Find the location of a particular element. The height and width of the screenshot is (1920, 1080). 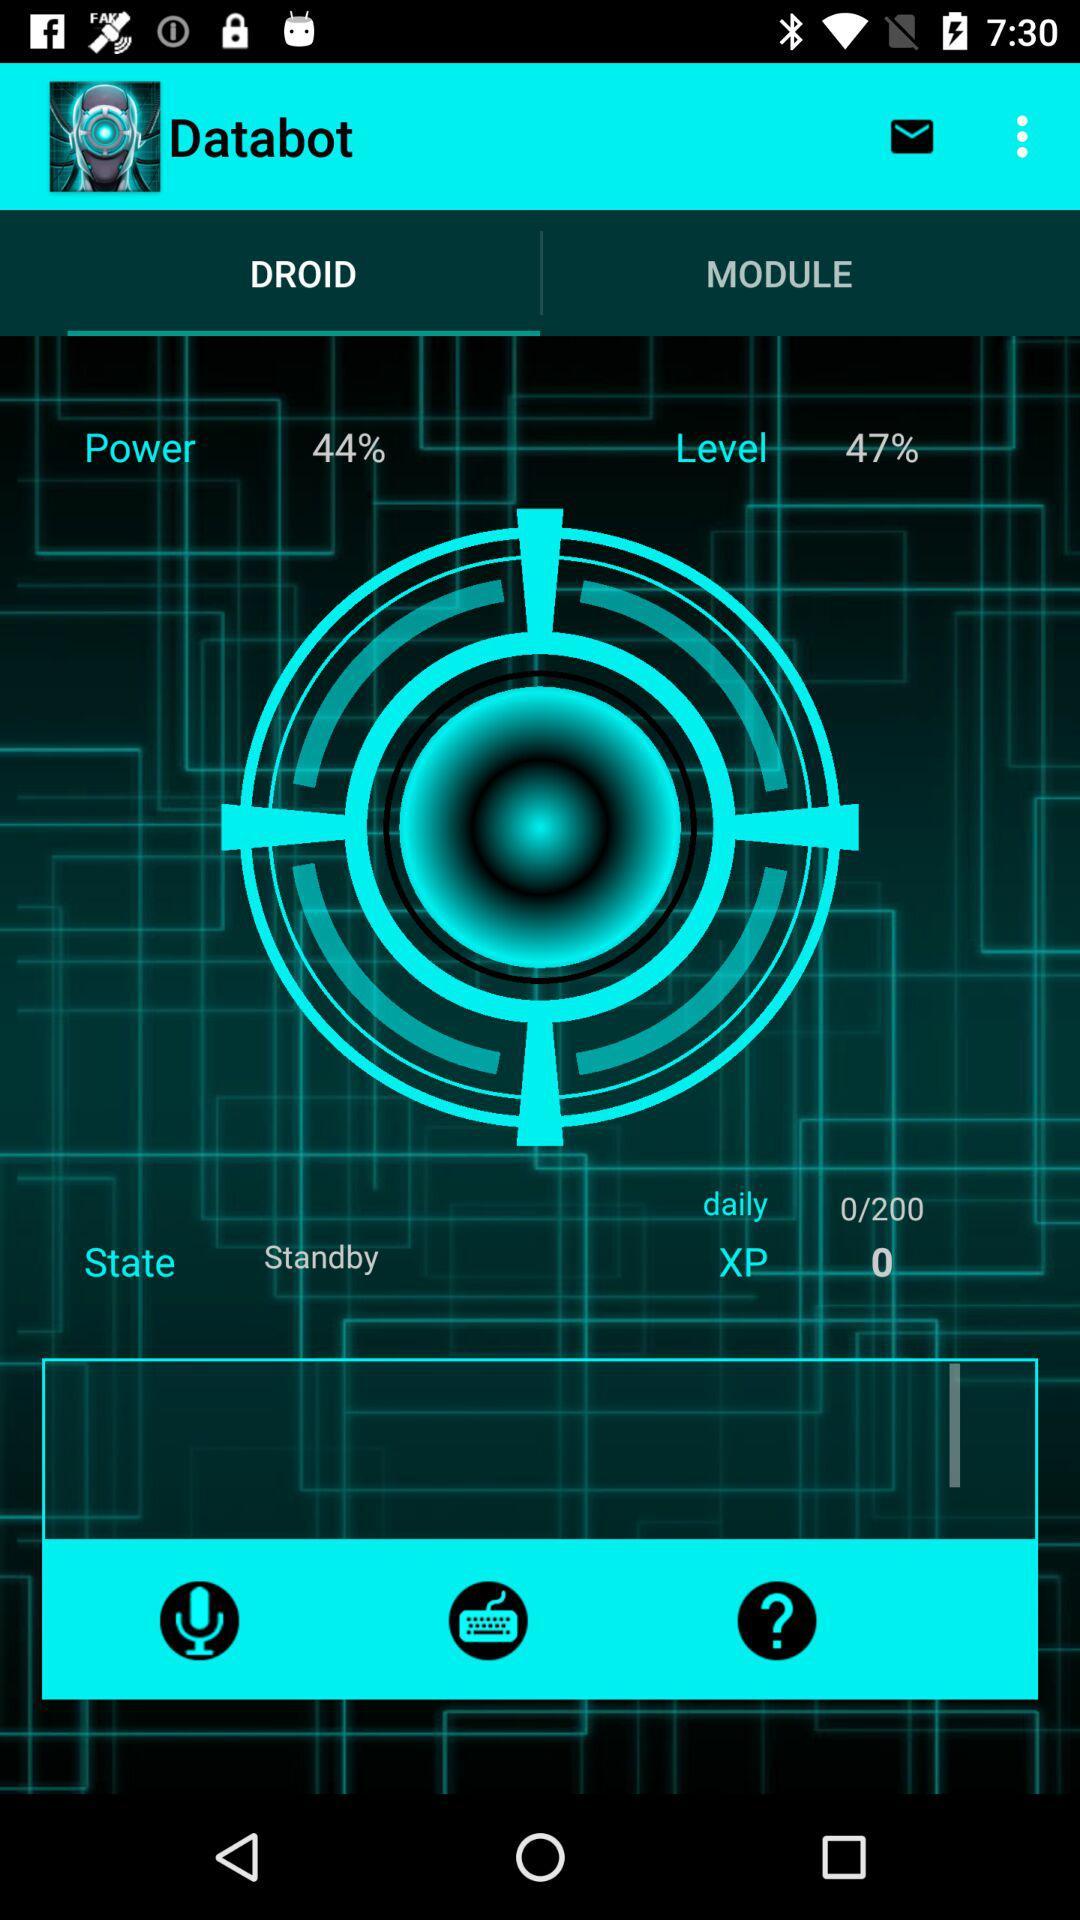

the thumbs_up icon is located at coordinates (488, 1620).